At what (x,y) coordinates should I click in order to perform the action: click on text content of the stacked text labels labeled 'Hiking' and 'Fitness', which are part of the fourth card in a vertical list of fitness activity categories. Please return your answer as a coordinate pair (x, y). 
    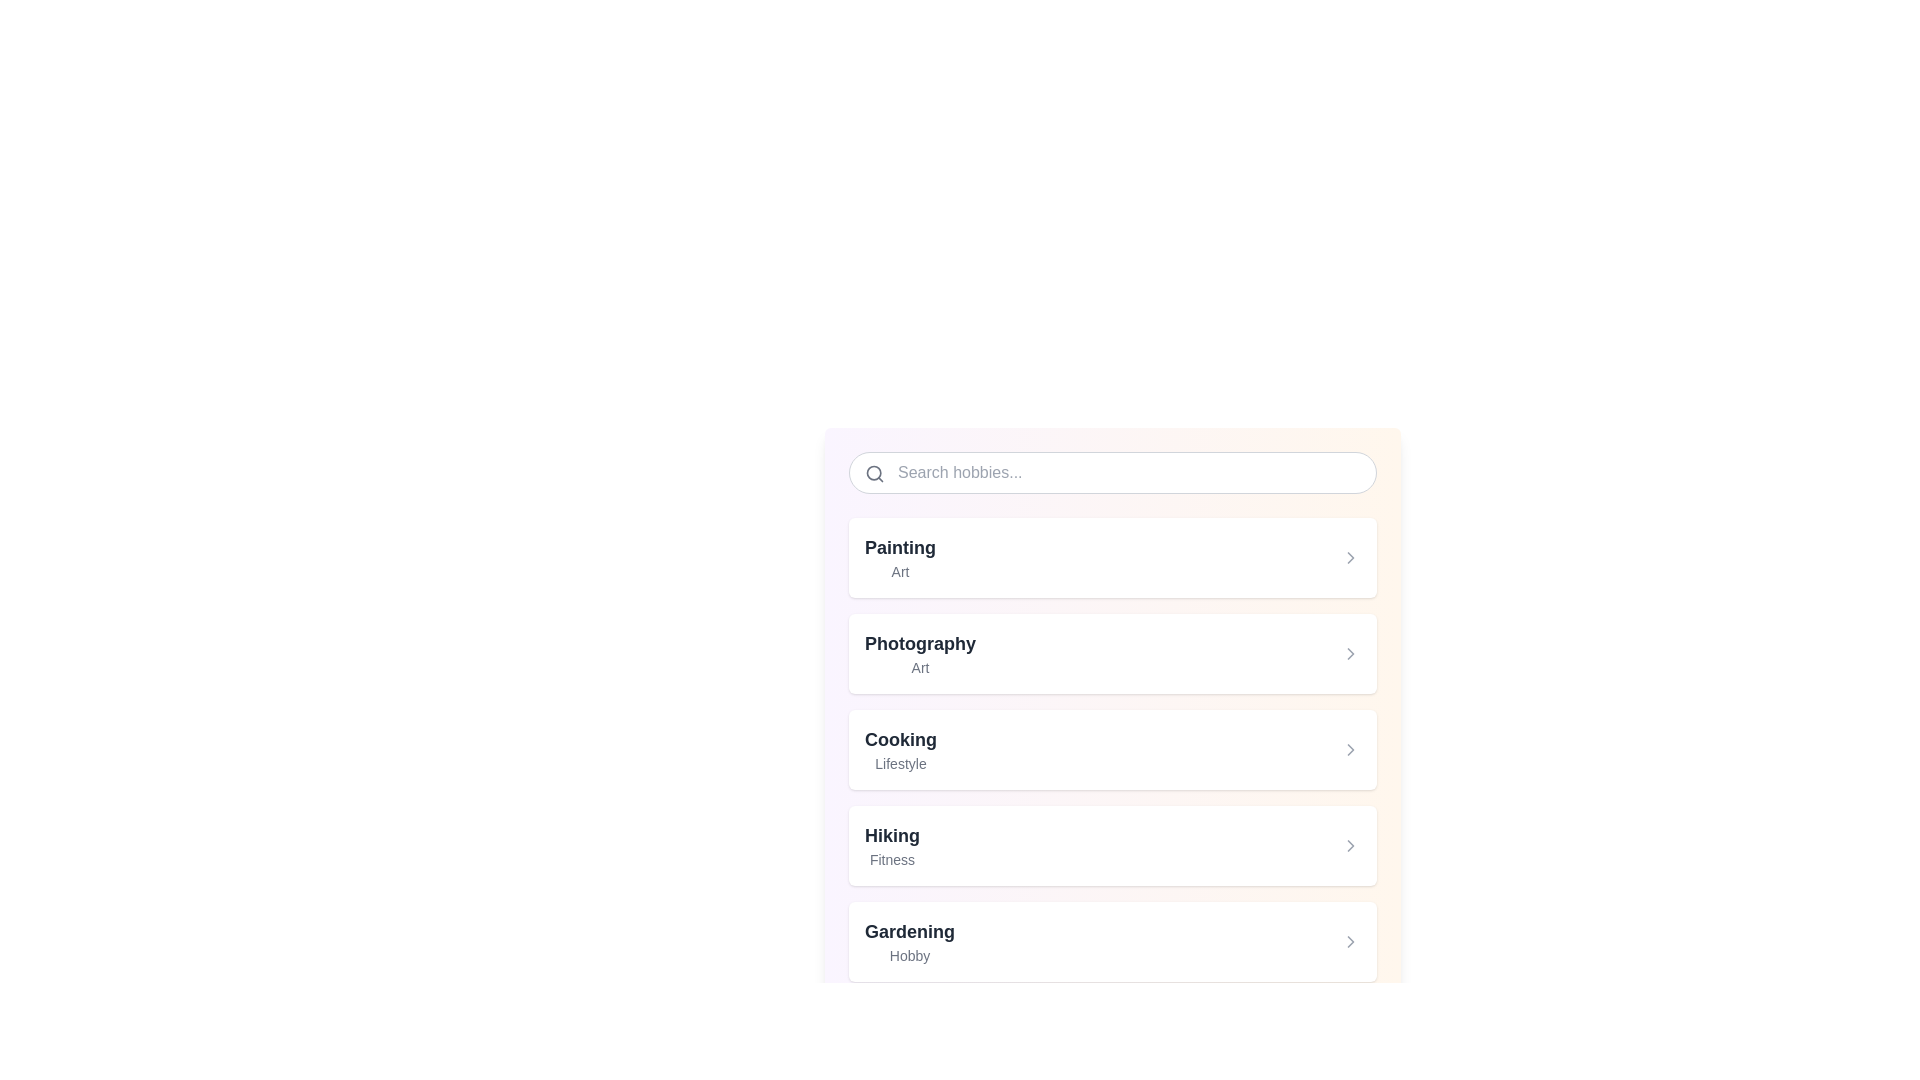
    Looking at the image, I should click on (891, 845).